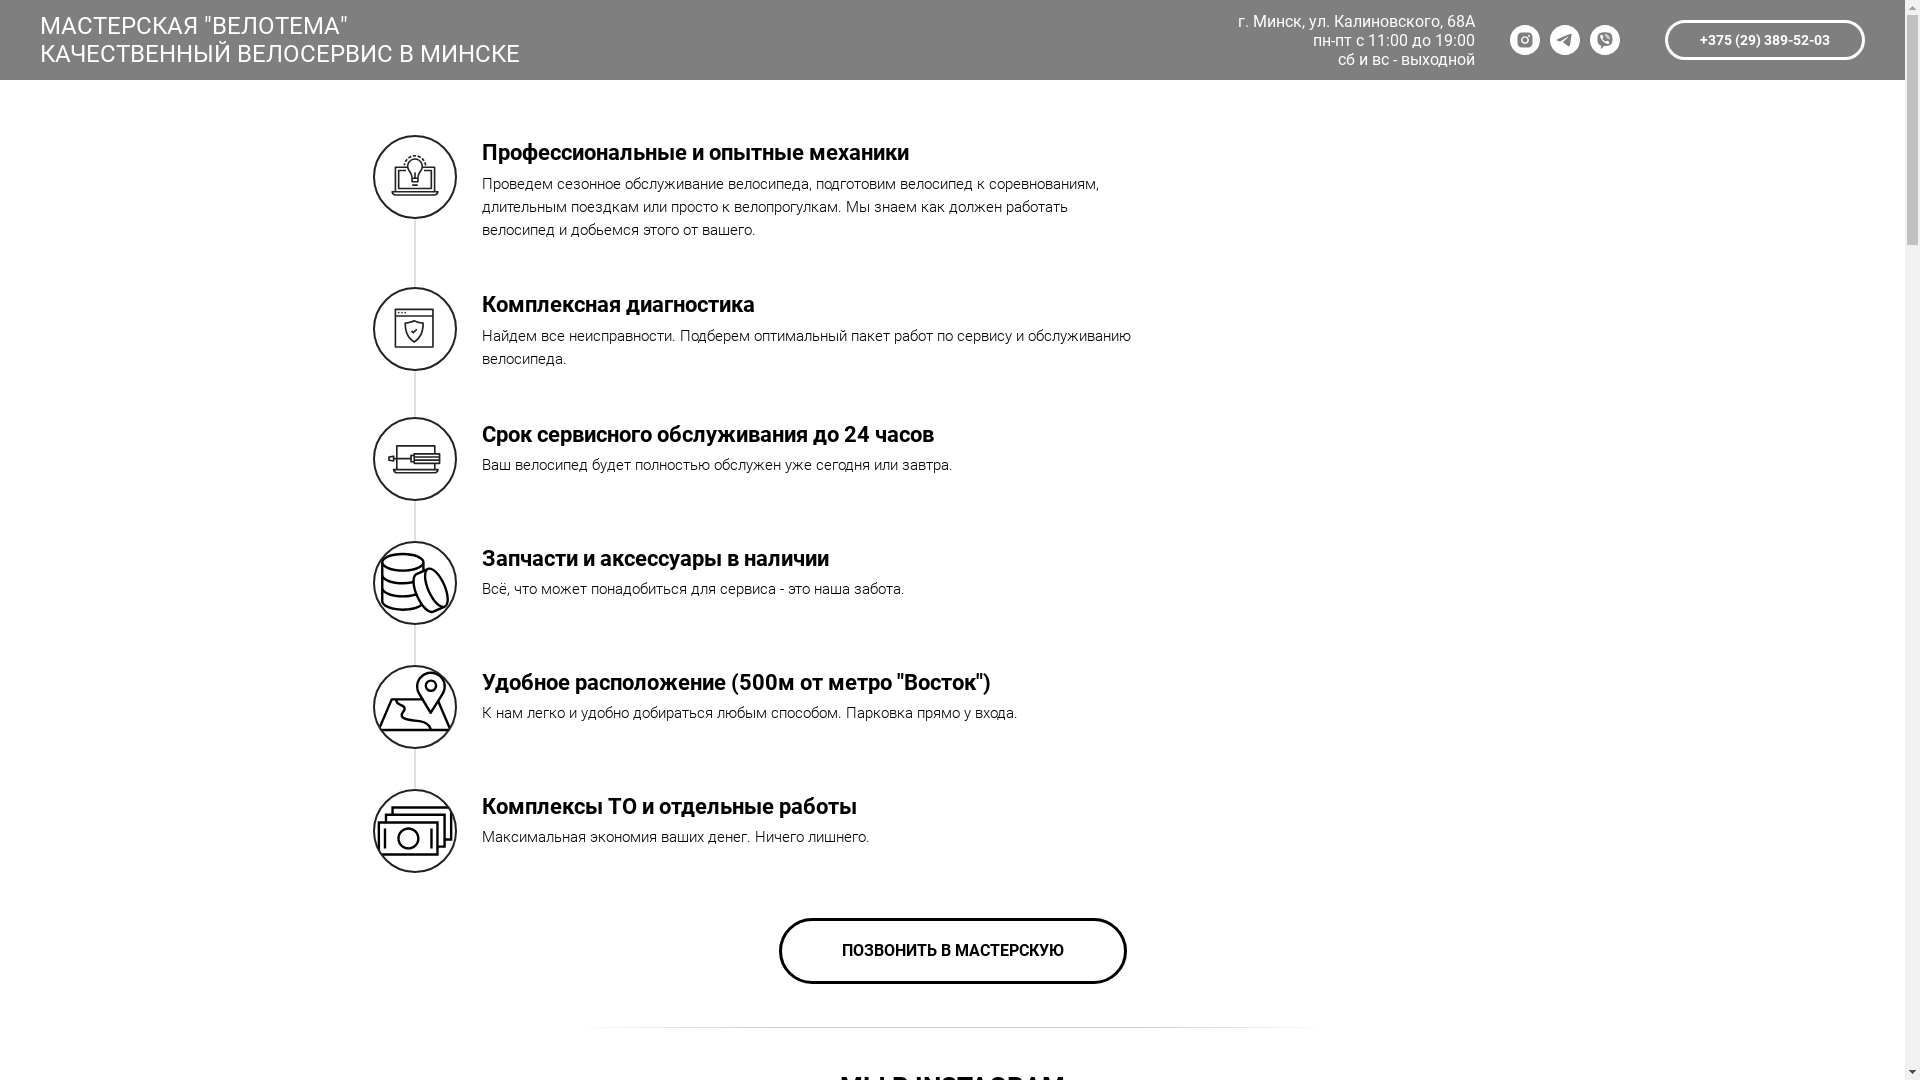 The height and width of the screenshot is (1080, 1920). I want to click on '+375 (29) 389-52-03', so click(1765, 39).